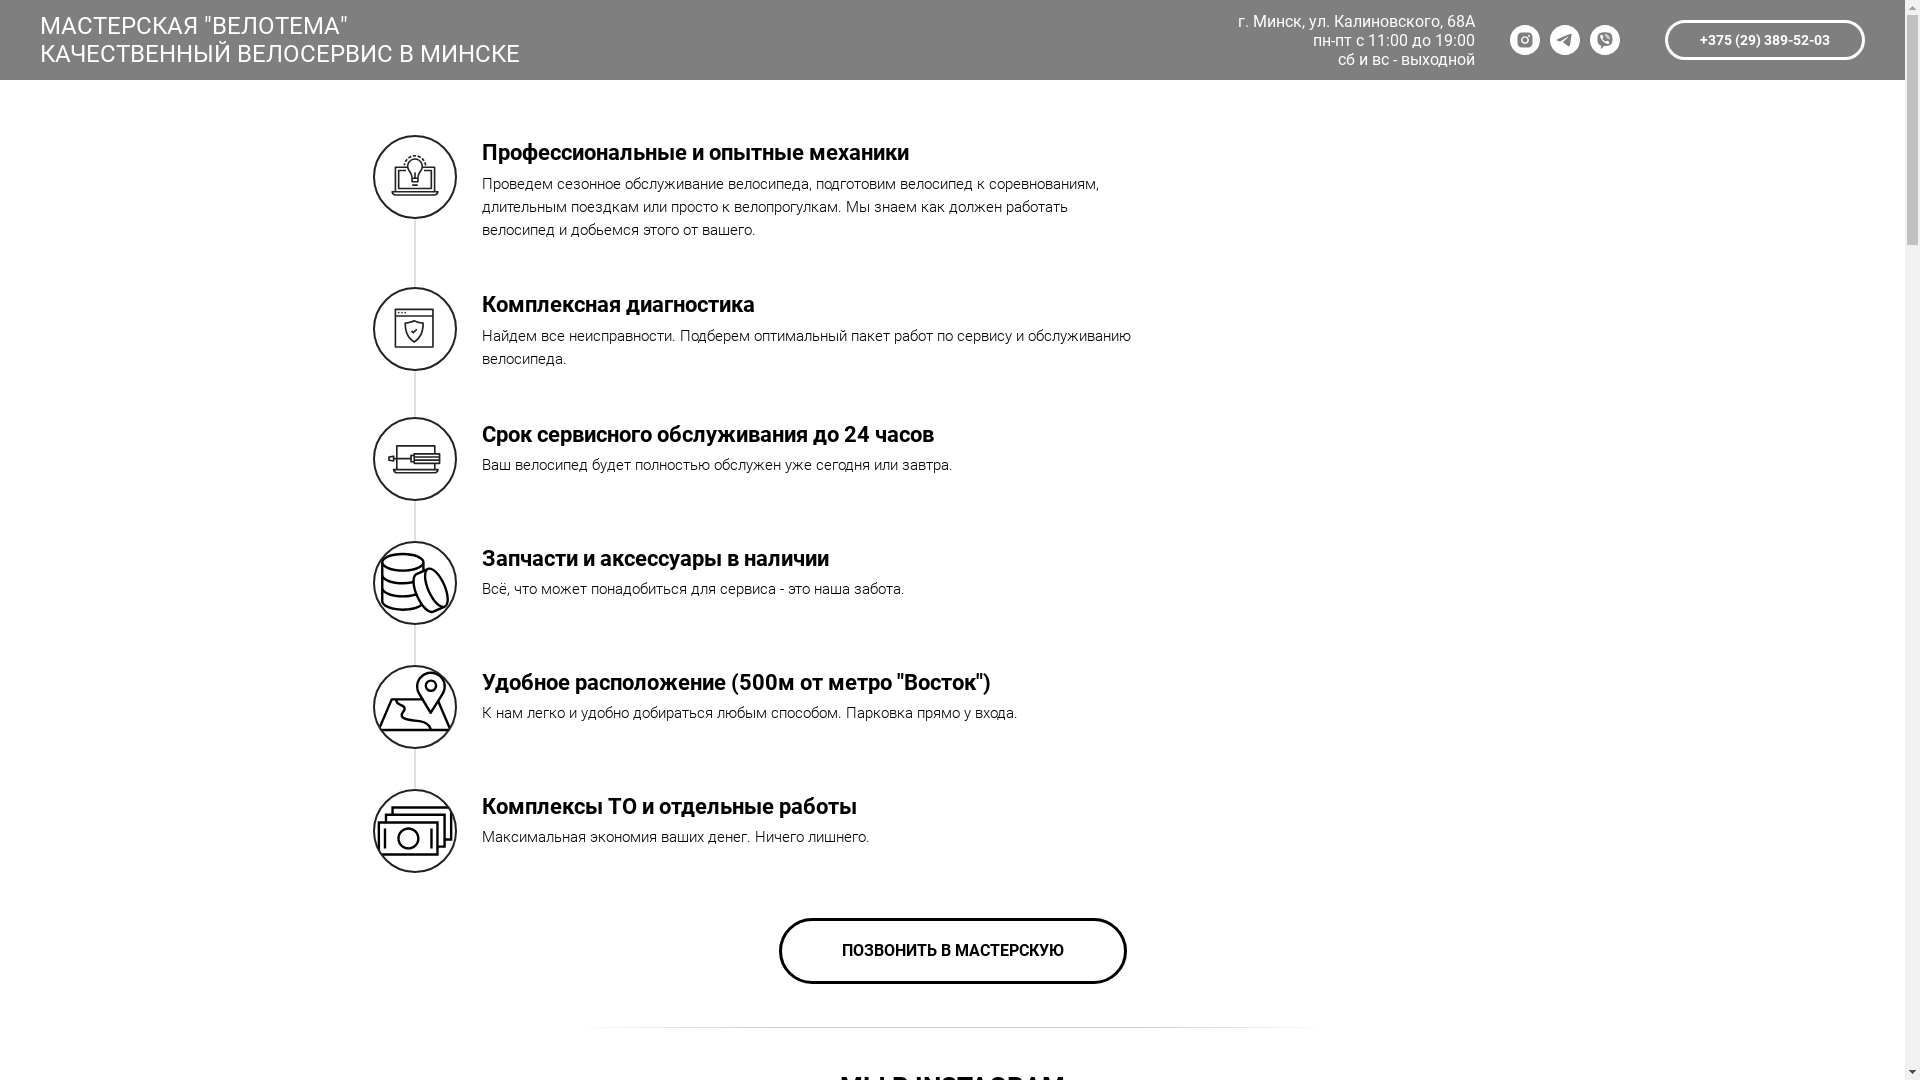 The height and width of the screenshot is (1080, 1920). I want to click on '+375 (29) 389-52-03', so click(1765, 39).